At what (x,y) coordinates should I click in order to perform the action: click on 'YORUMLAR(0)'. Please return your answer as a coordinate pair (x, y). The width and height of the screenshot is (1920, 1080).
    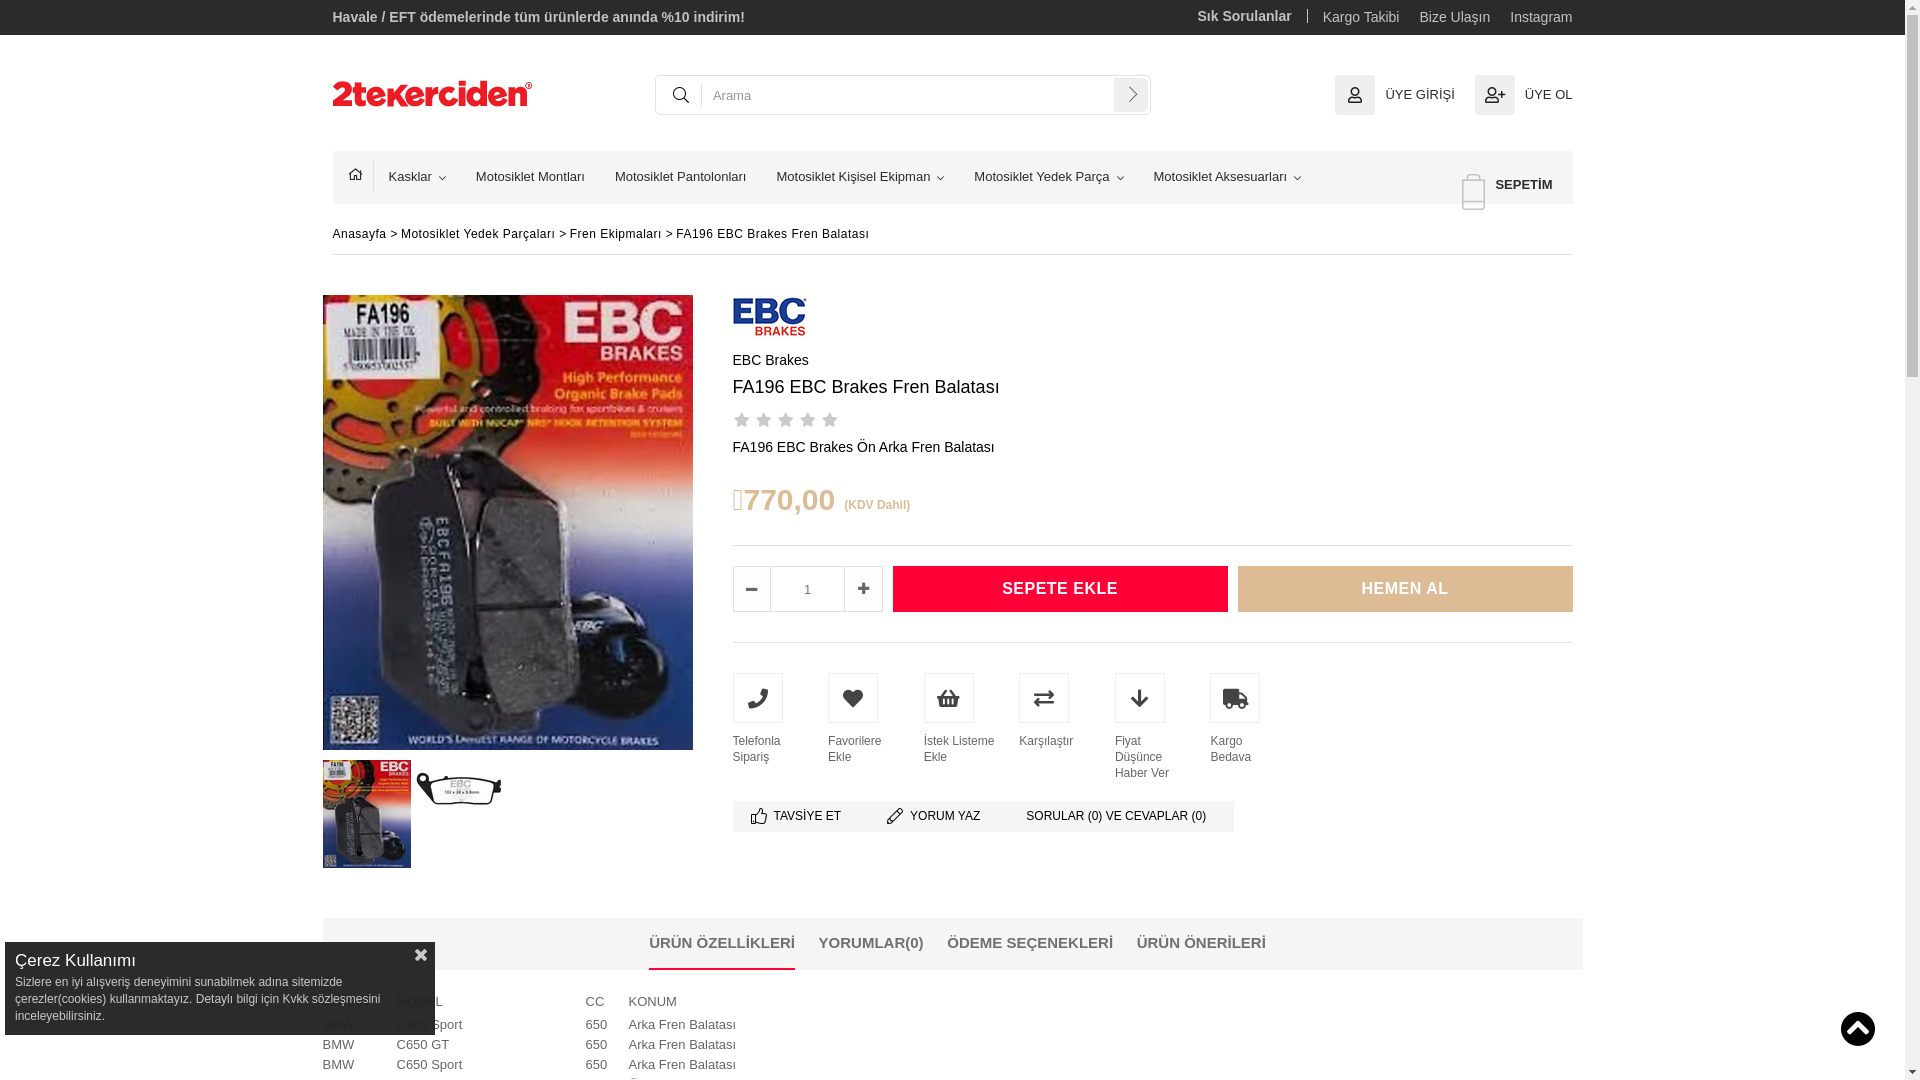
    Looking at the image, I should click on (871, 942).